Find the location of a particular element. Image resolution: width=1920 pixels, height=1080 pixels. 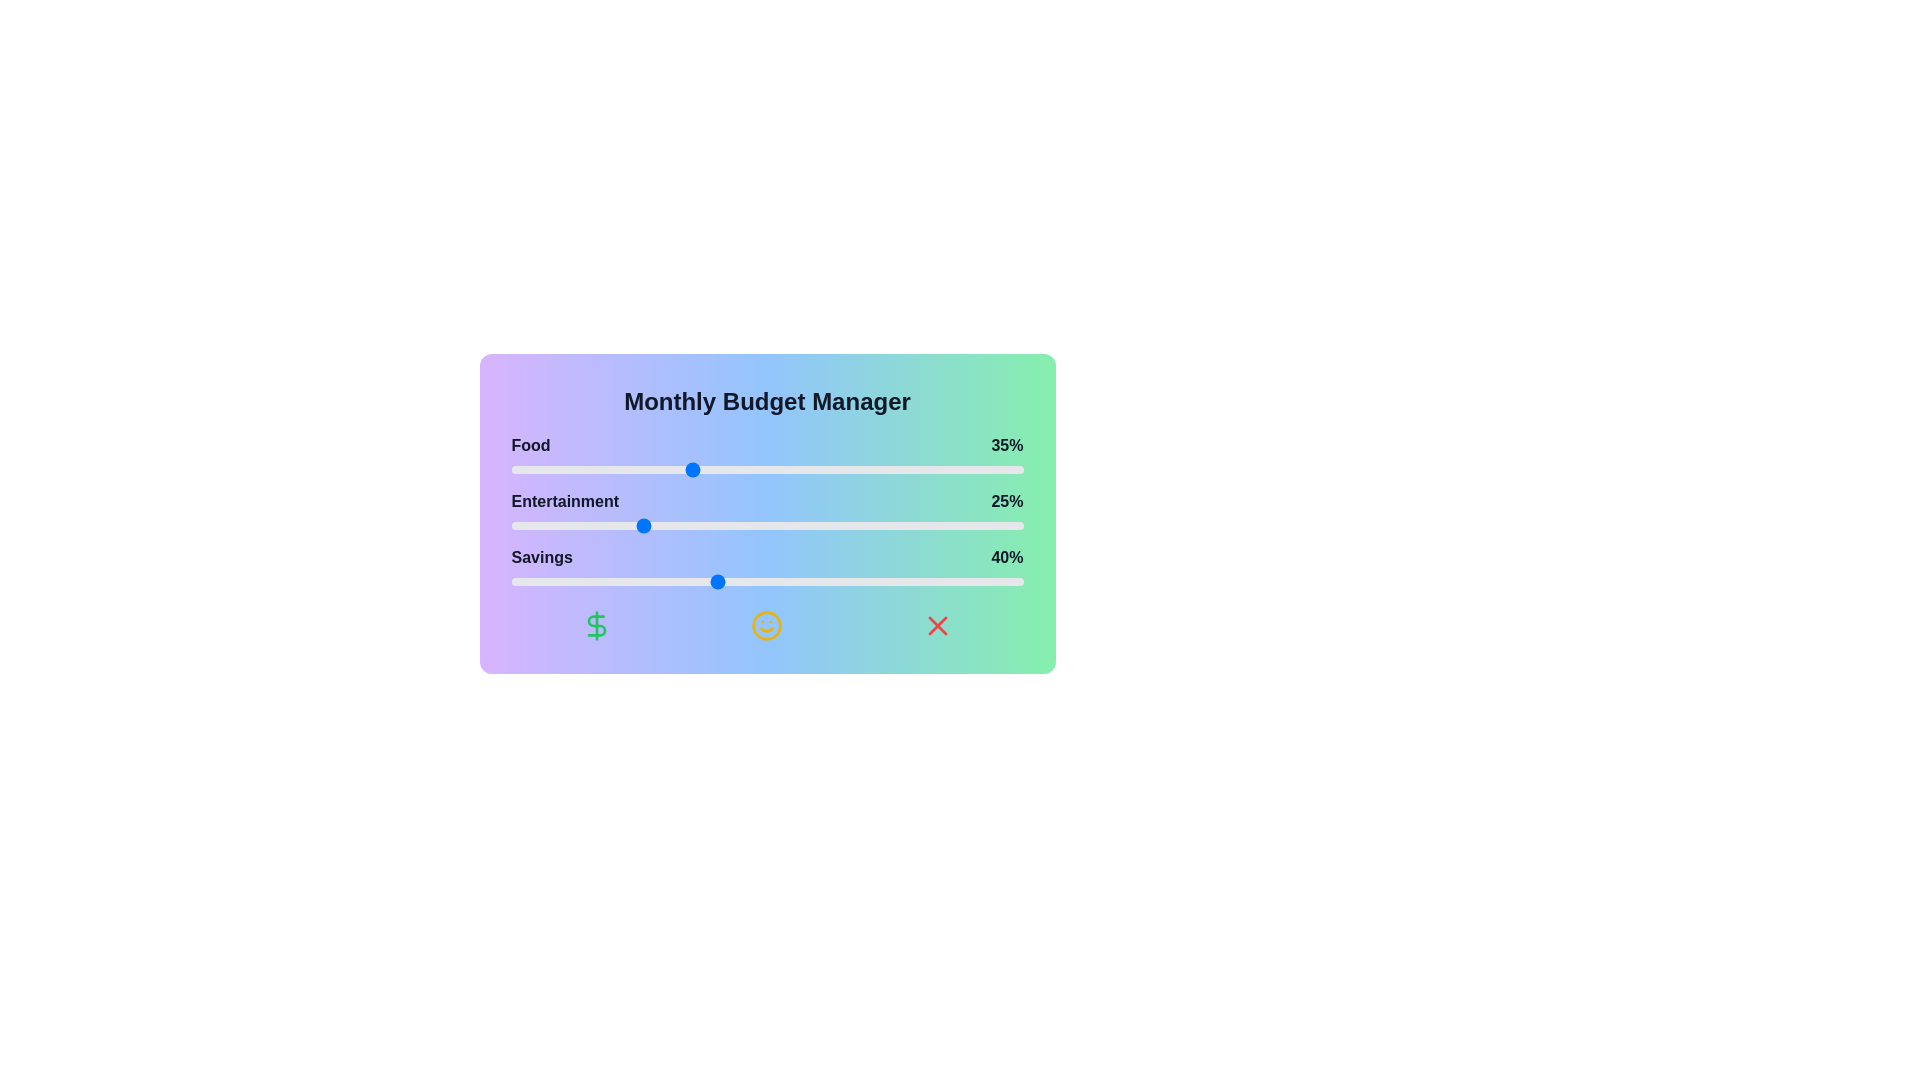

the red X icon to perform the cancel or reset action is located at coordinates (937, 624).